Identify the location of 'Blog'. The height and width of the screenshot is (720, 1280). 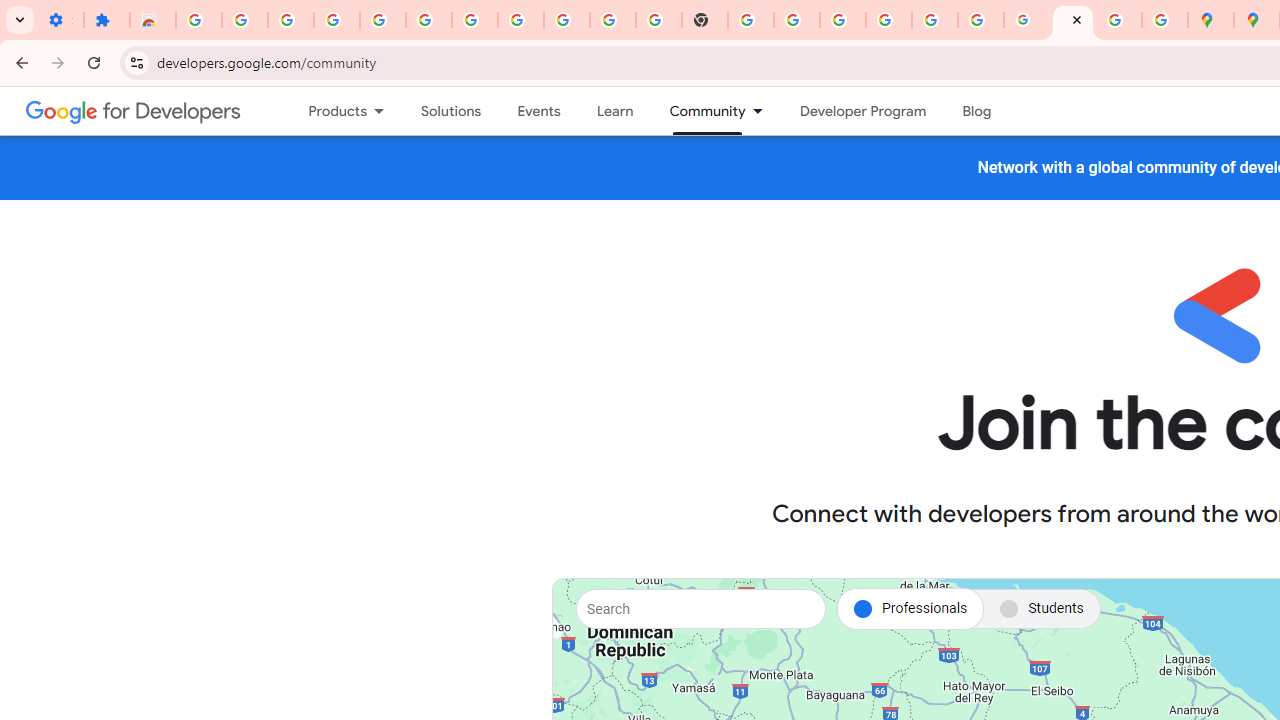
(977, 111).